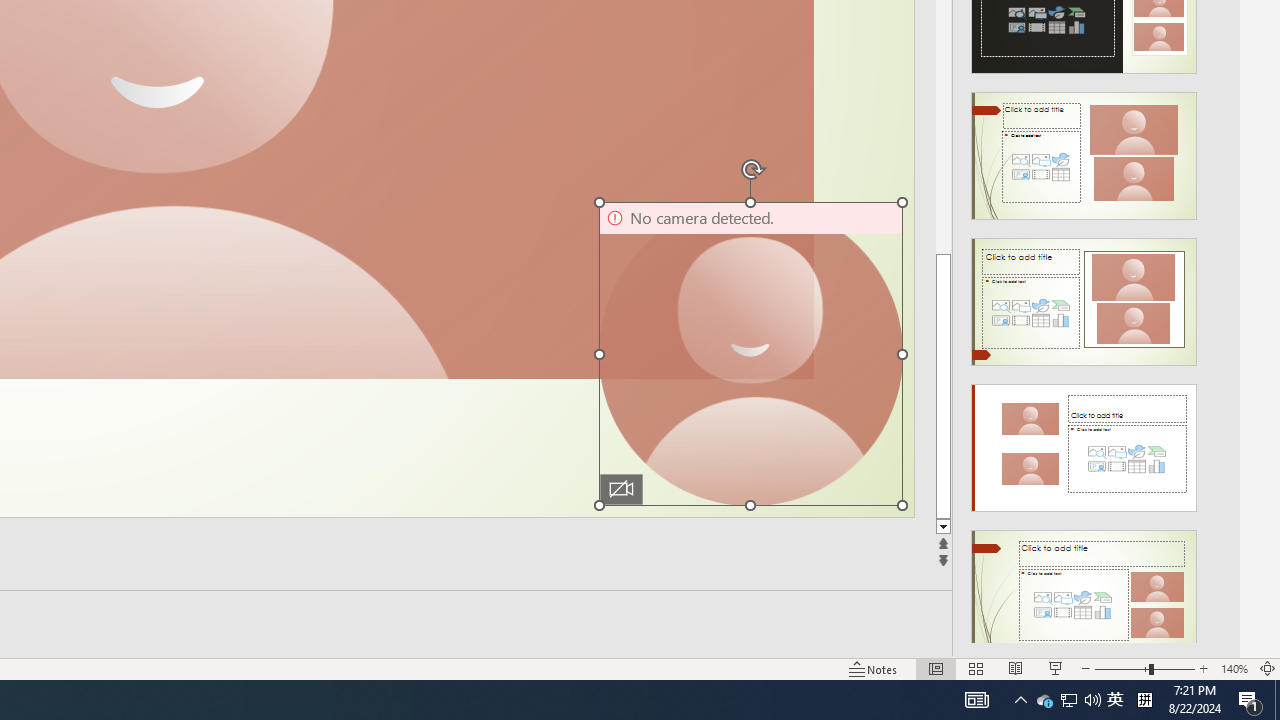 This screenshot has width=1280, height=720. Describe the element at coordinates (1233, 669) in the screenshot. I see `'Zoom 140%'` at that location.